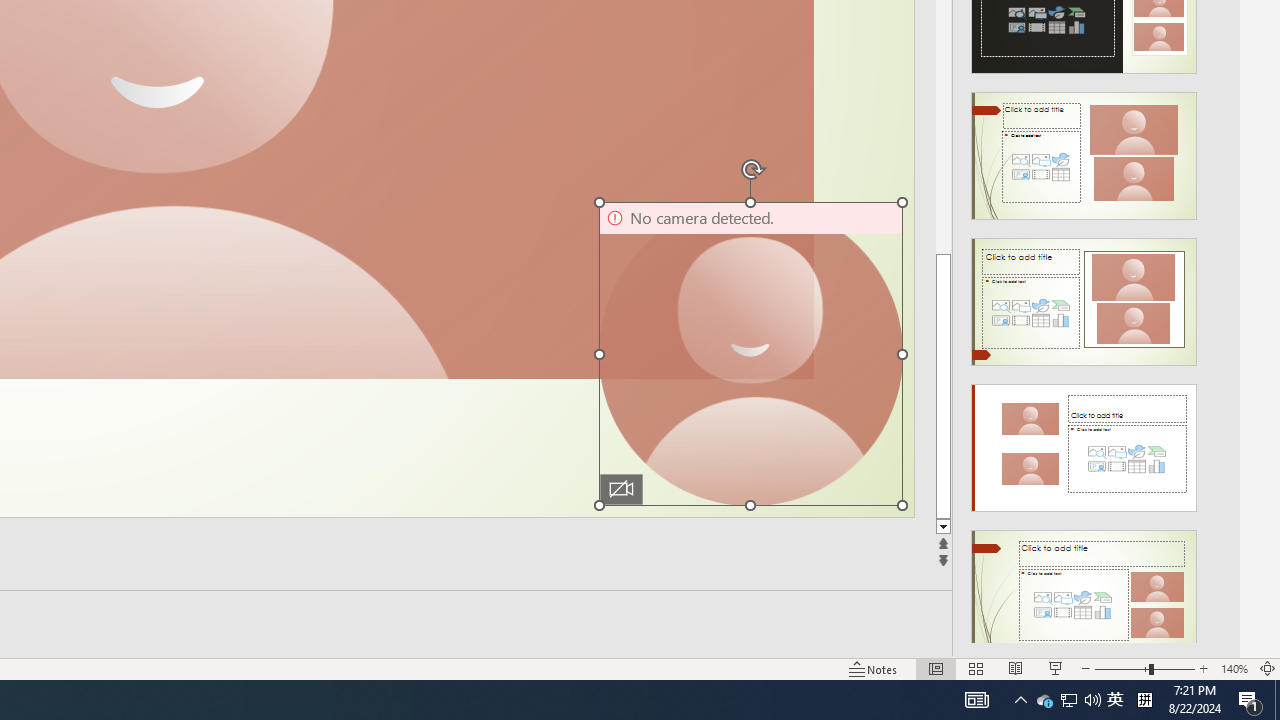 This screenshot has width=1280, height=720. Describe the element at coordinates (1233, 669) in the screenshot. I see `'Zoom 140%'` at that location.